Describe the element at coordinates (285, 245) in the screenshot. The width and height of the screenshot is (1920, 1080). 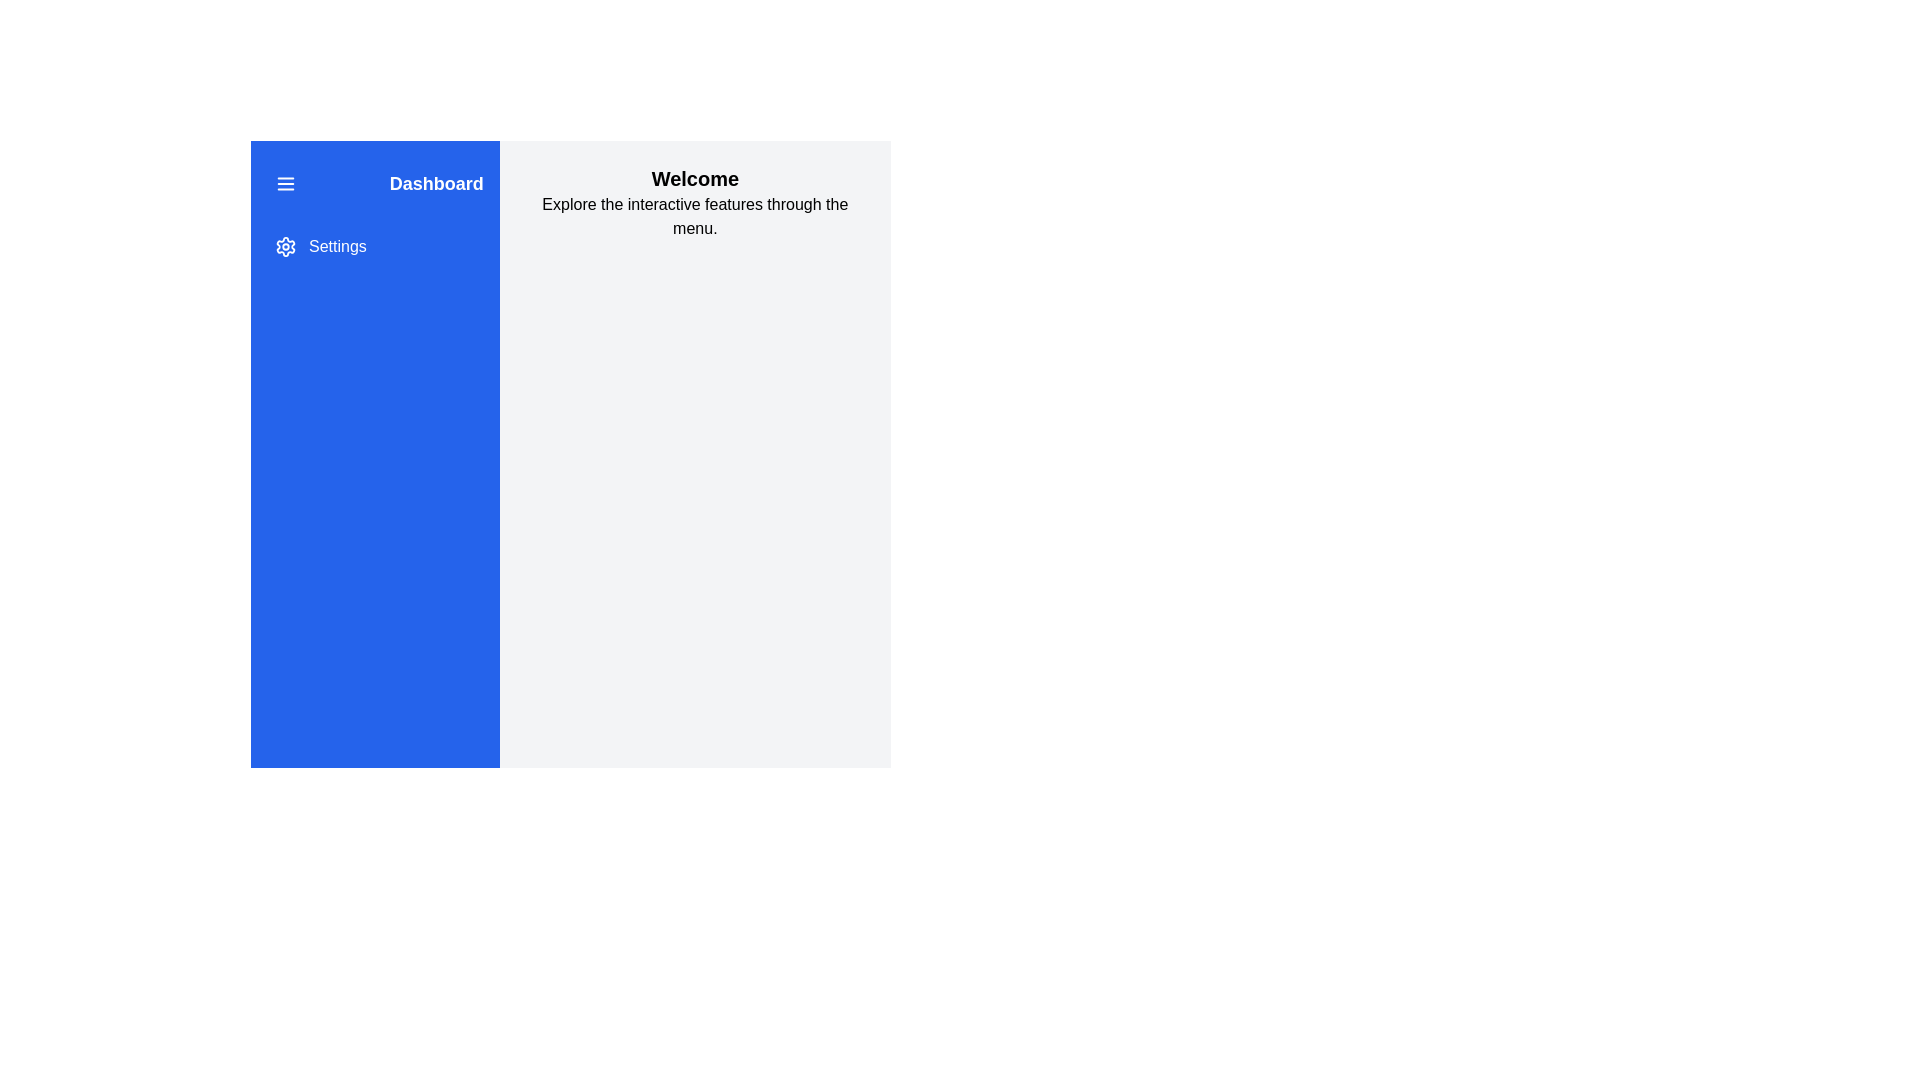
I see `the gear icon located in the settings section of the vertical navigation bar` at that location.